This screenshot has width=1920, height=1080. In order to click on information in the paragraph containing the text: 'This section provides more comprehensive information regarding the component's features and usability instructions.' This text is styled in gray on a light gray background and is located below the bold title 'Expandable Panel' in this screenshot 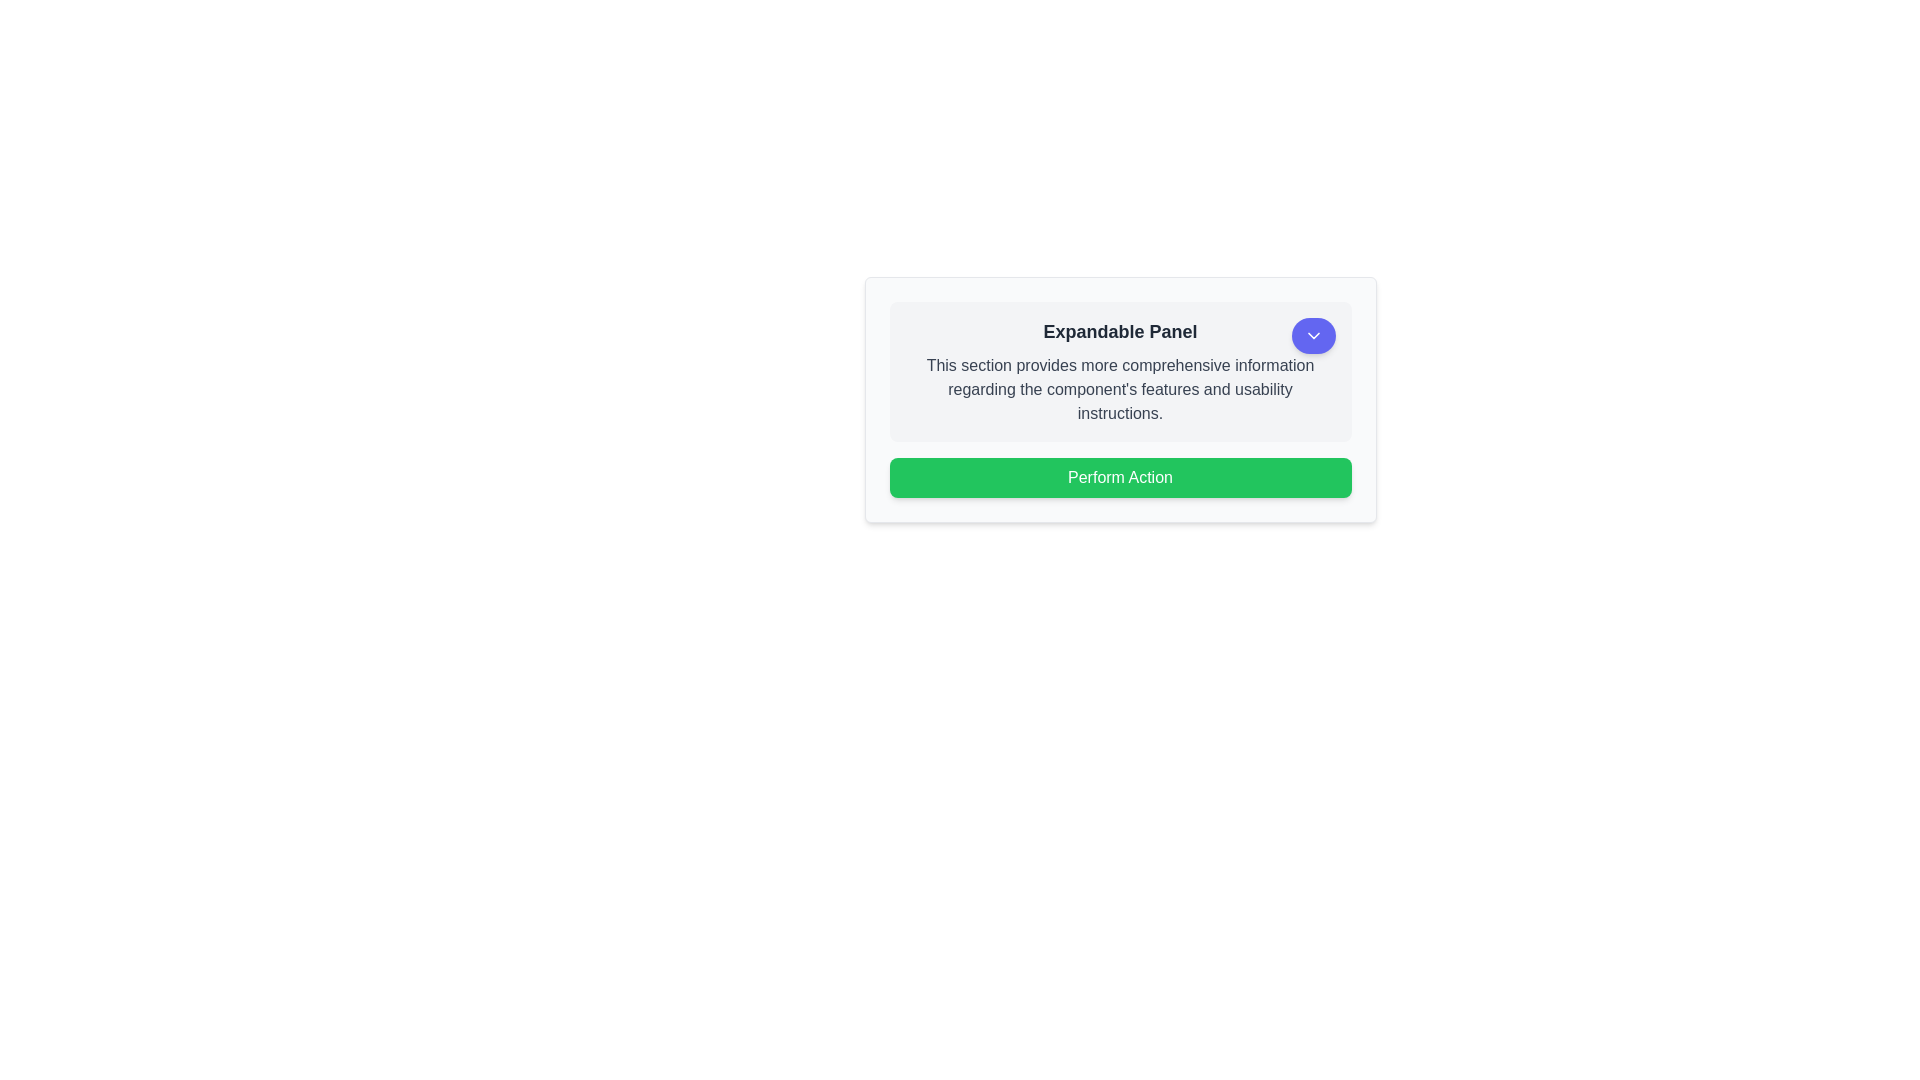, I will do `click(1120, 389)`.